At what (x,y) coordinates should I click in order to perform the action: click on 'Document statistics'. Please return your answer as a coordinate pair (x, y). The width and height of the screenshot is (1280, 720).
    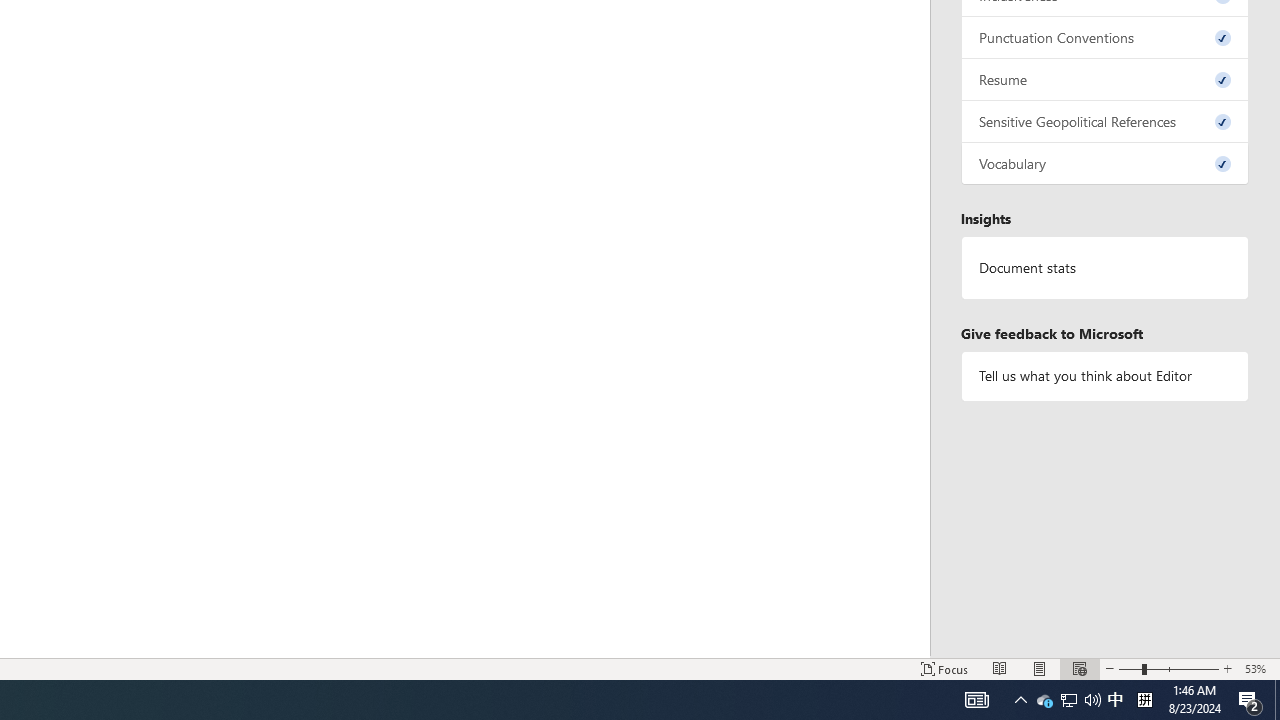
    Looking at the image, I should click on (1104, 266).